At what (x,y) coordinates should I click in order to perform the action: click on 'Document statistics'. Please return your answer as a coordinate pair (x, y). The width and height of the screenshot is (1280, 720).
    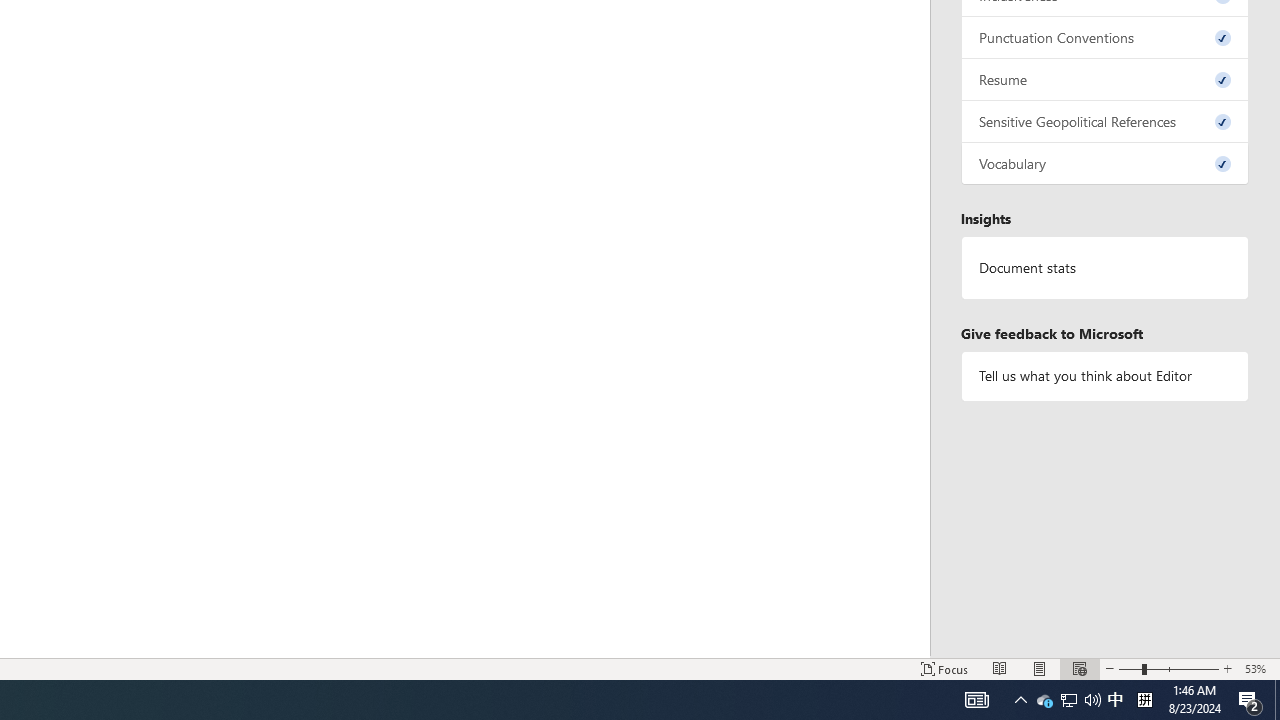
    Looking at the image, I should click on (1104, 266).